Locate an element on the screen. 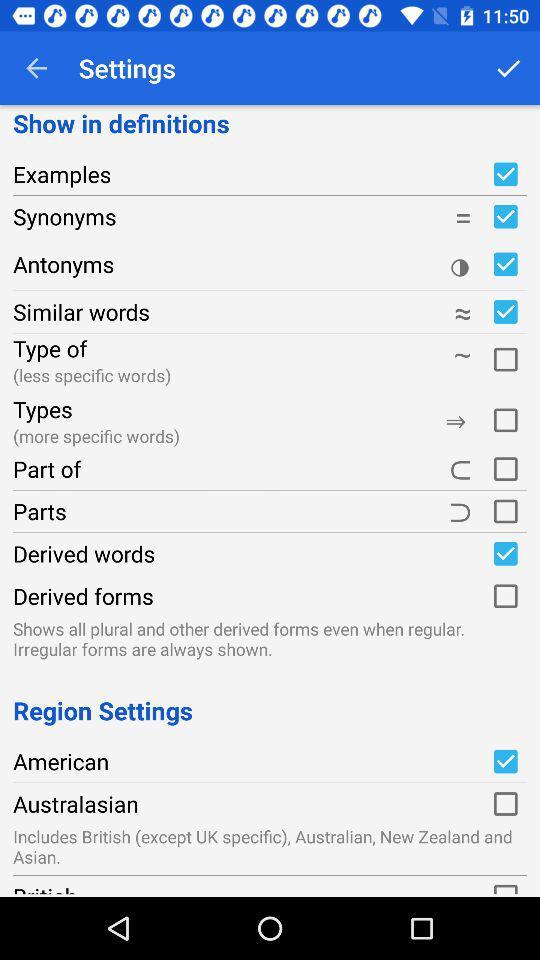  disable synonyms is located at coordinates (504, 216).